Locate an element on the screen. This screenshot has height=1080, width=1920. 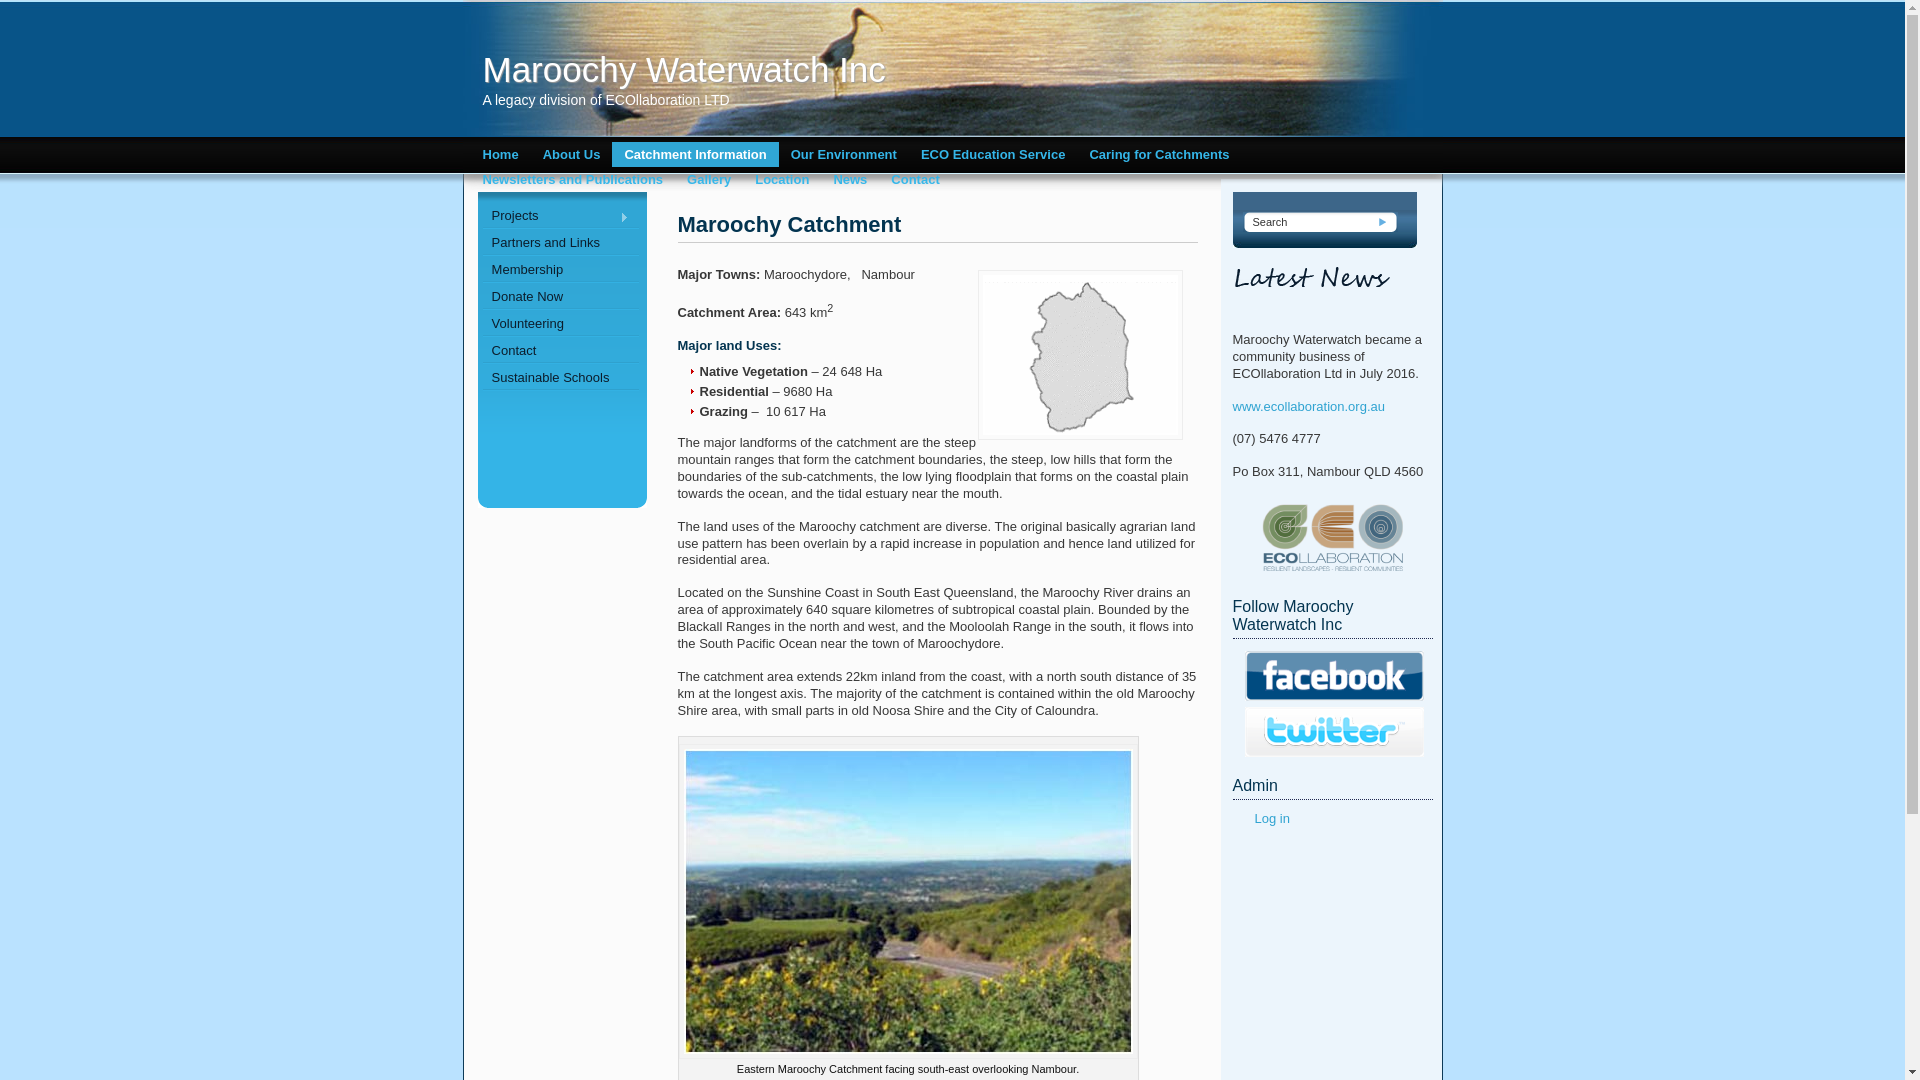
'Maroochy Waterwatch Inc' is located at coordinates (791, 68).